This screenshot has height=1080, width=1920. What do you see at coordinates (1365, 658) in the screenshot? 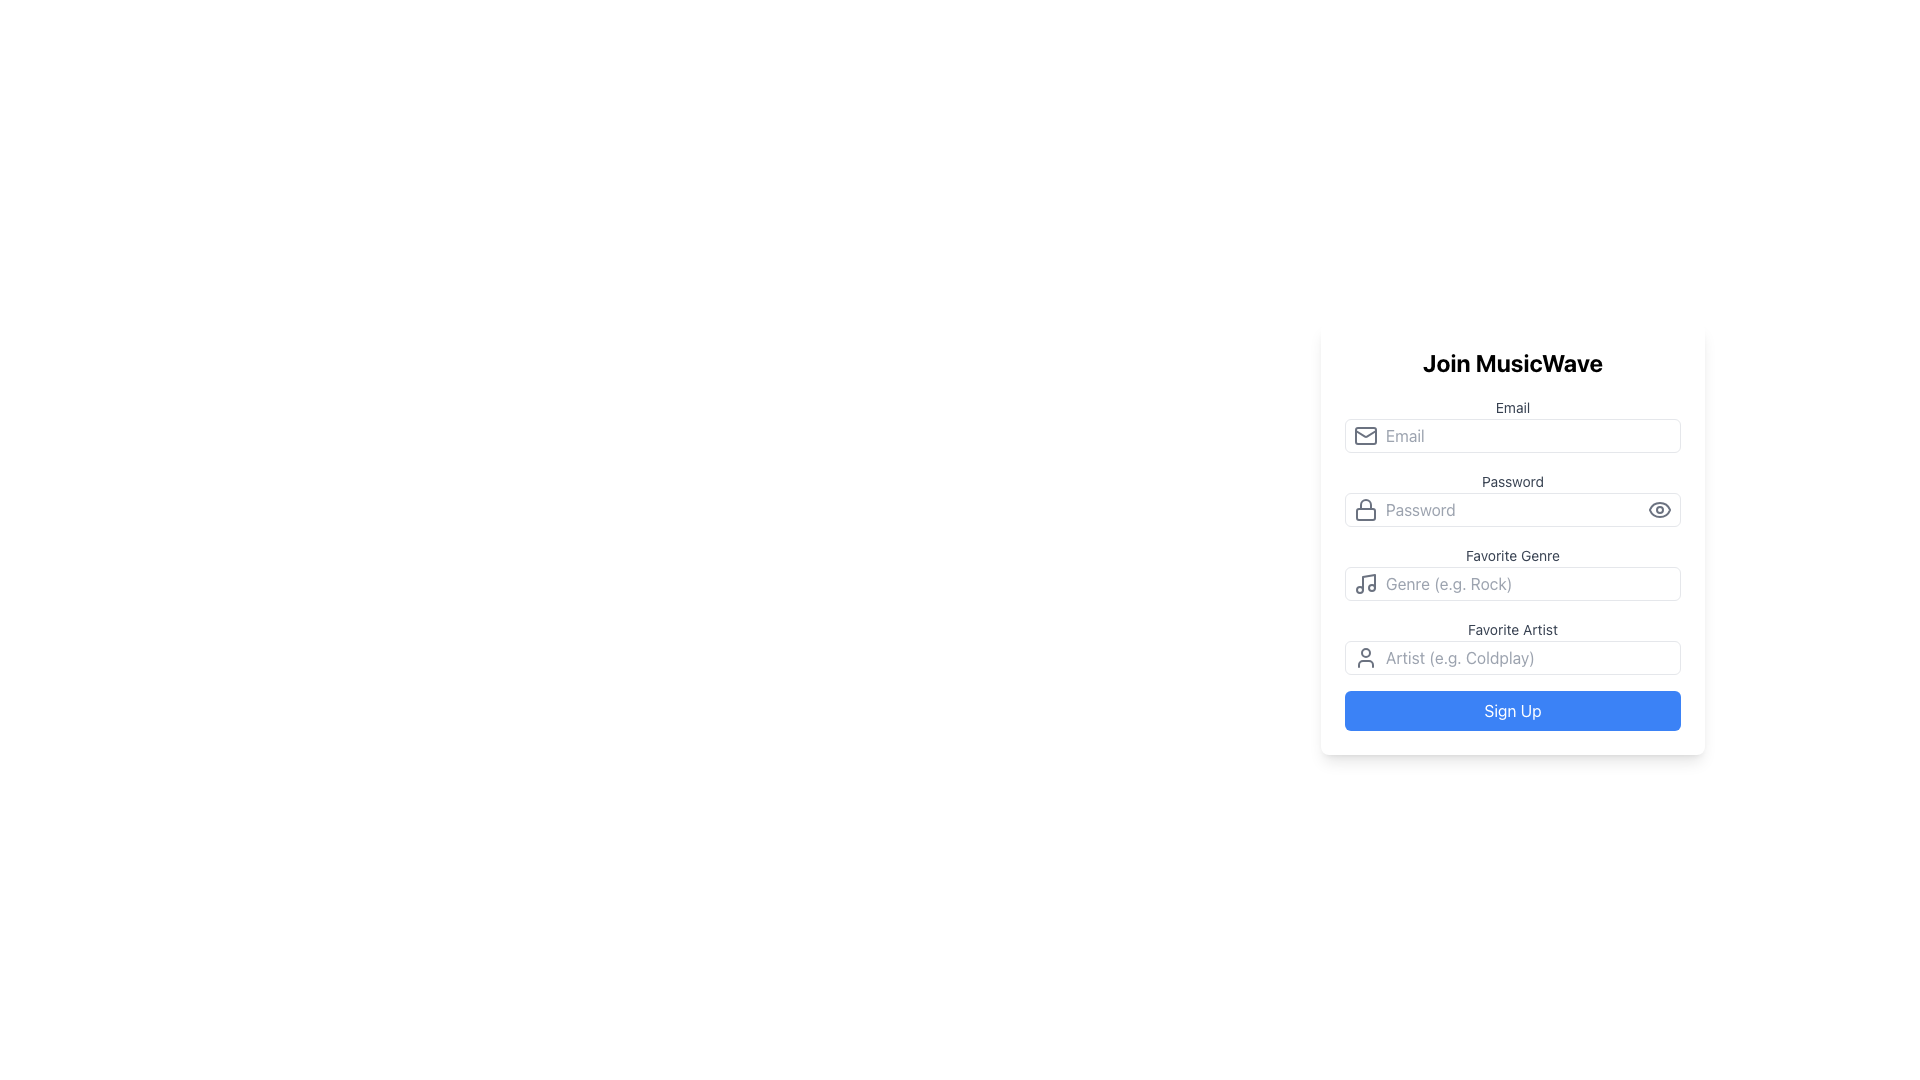
I see `the user figure icon, which is styled with gray lines, located immediately to the left of the 'Artist' text input field in the 'Favorite Artist' section` at bounding box center [1365, 658].